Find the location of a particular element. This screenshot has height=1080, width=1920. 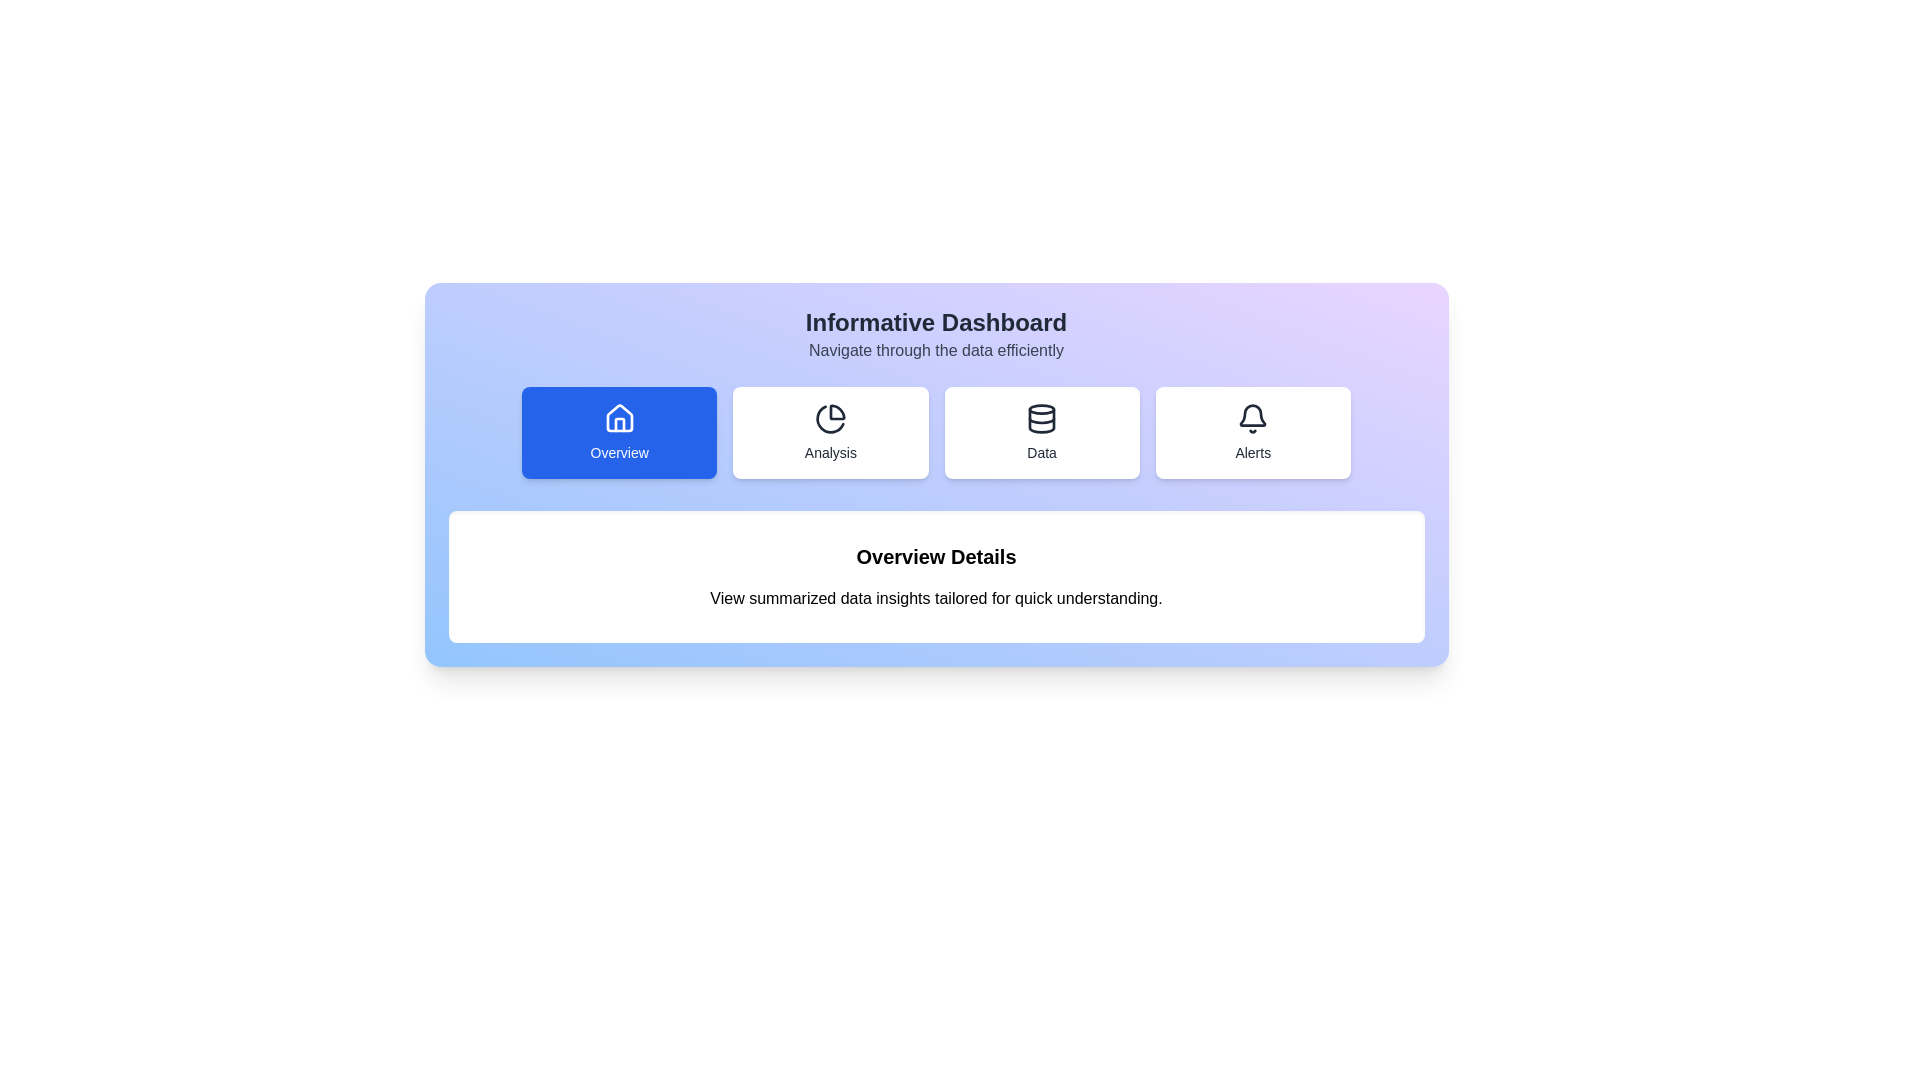

text of the label displaying 'Analysis', which is positioned below the pie chart icon in the second tile of the grid of navigation options is located at coordinates (830, 452).